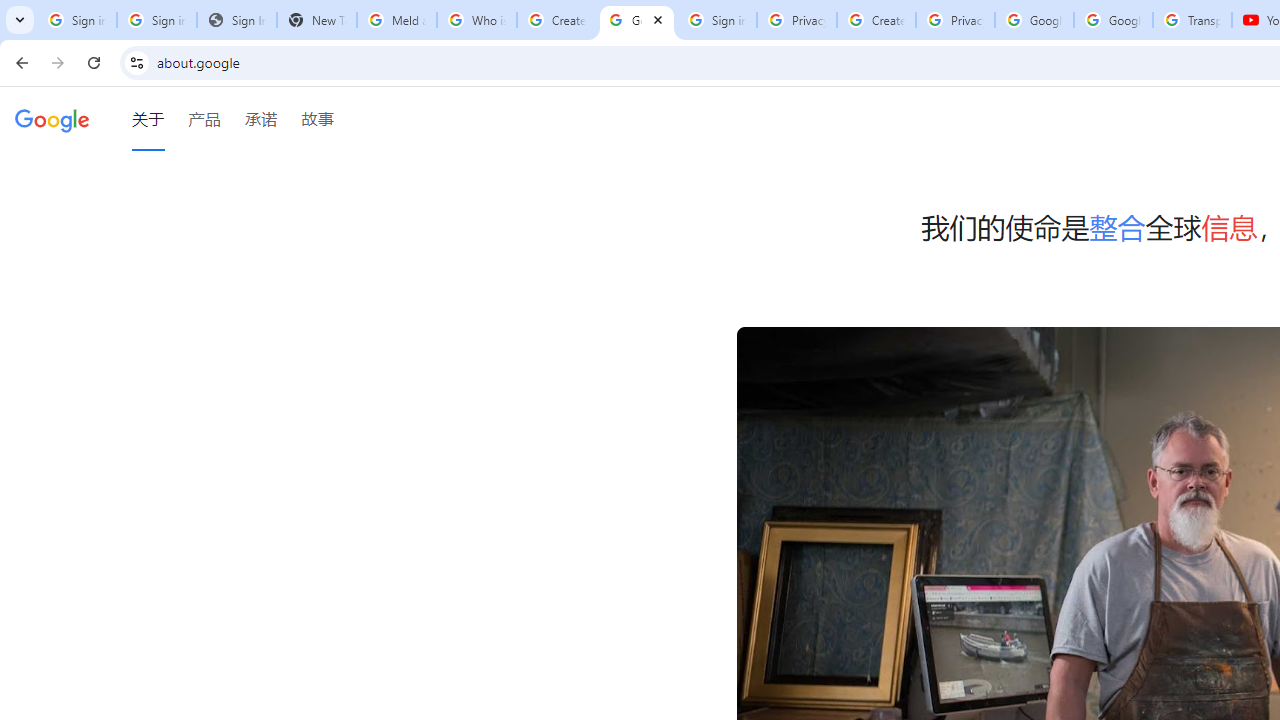 The height and width of the screenshot is (720, 1280). I want to click on 'Google Account', so click(1112, 20).